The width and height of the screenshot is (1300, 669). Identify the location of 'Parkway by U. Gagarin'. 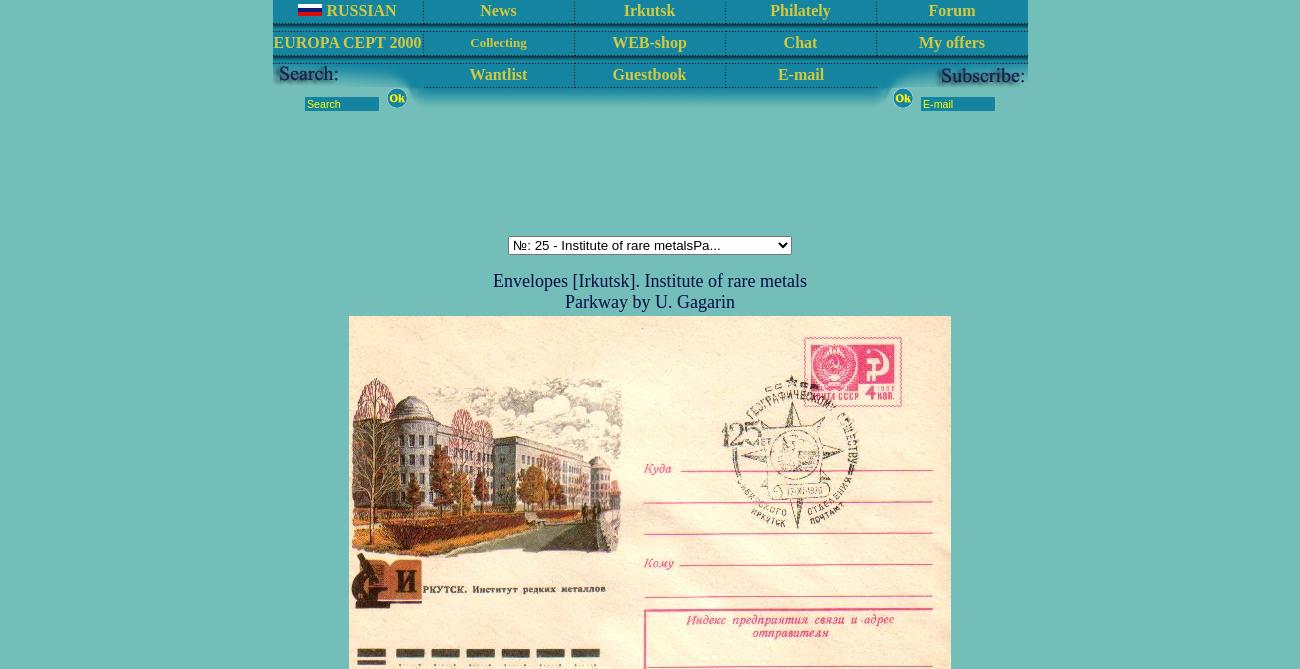
(649, 301).